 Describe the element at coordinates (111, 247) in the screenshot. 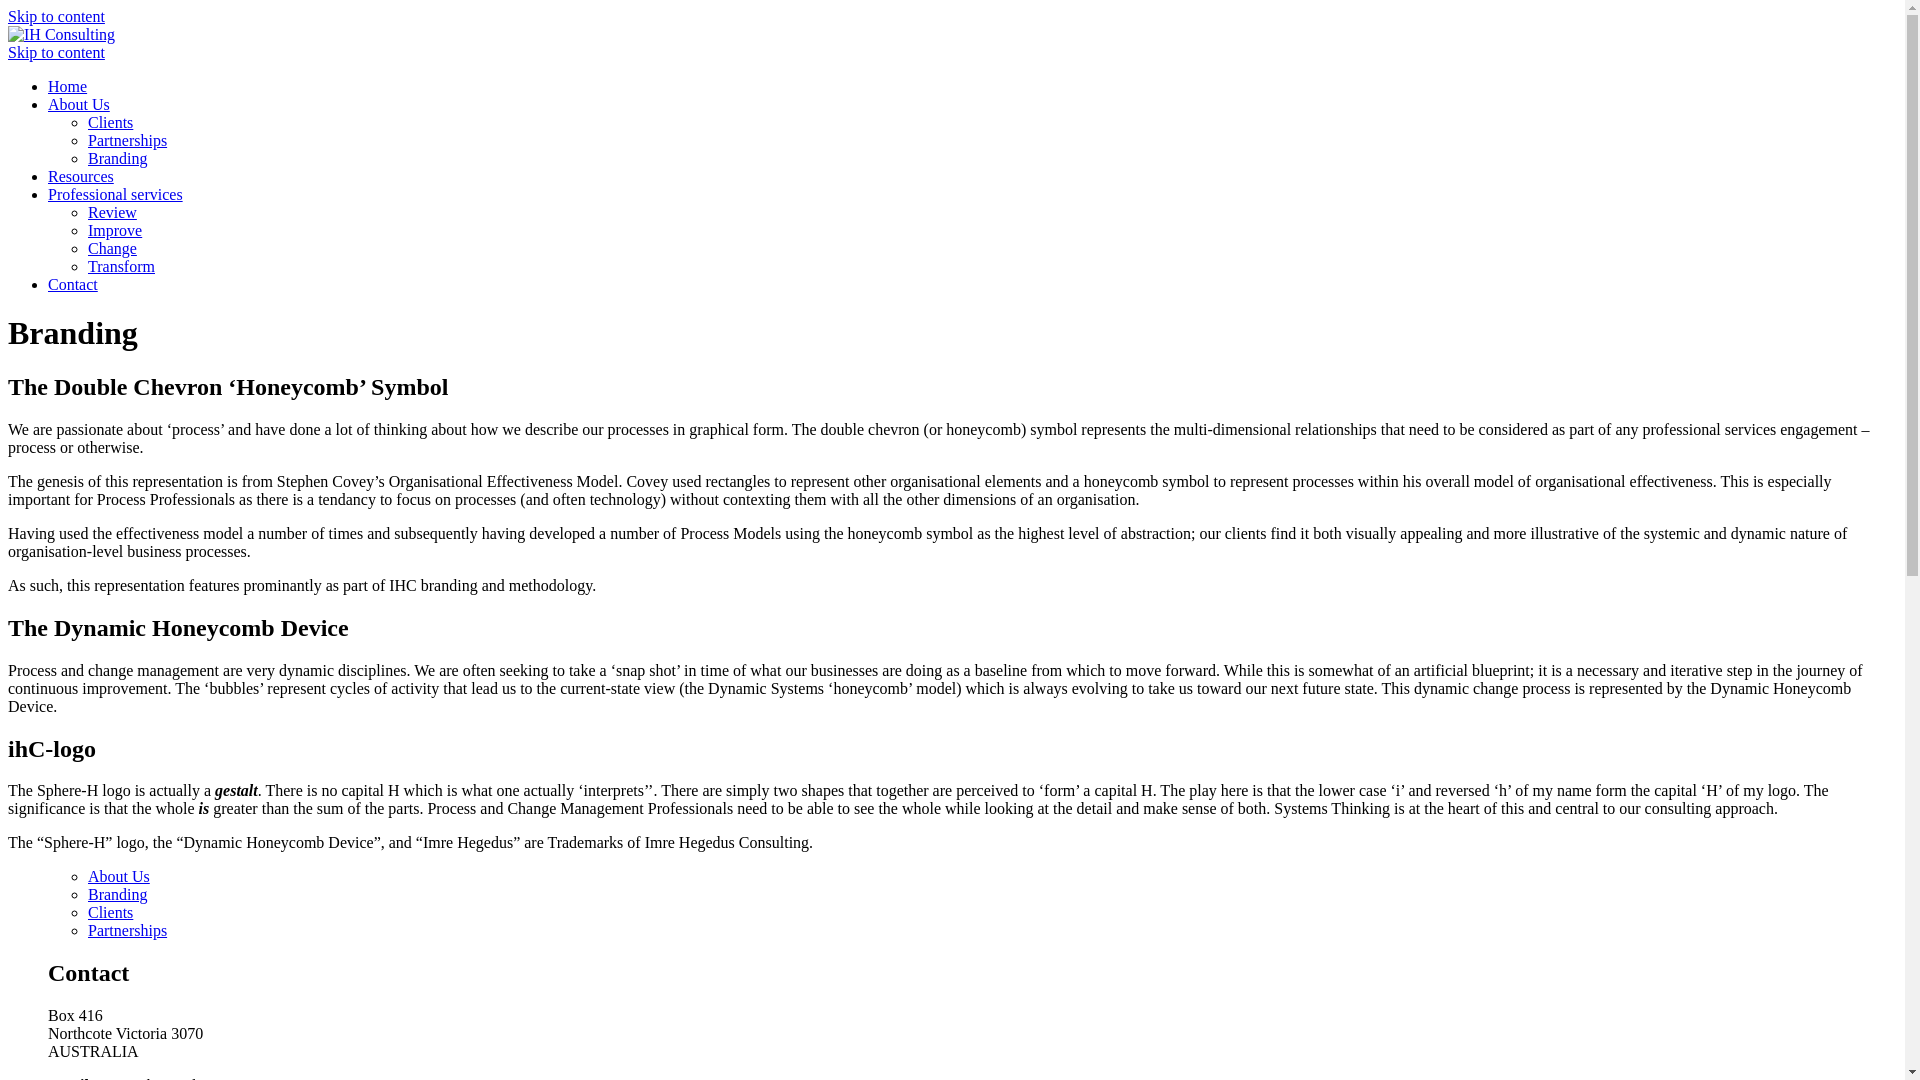

I see `'Change'` at that location.